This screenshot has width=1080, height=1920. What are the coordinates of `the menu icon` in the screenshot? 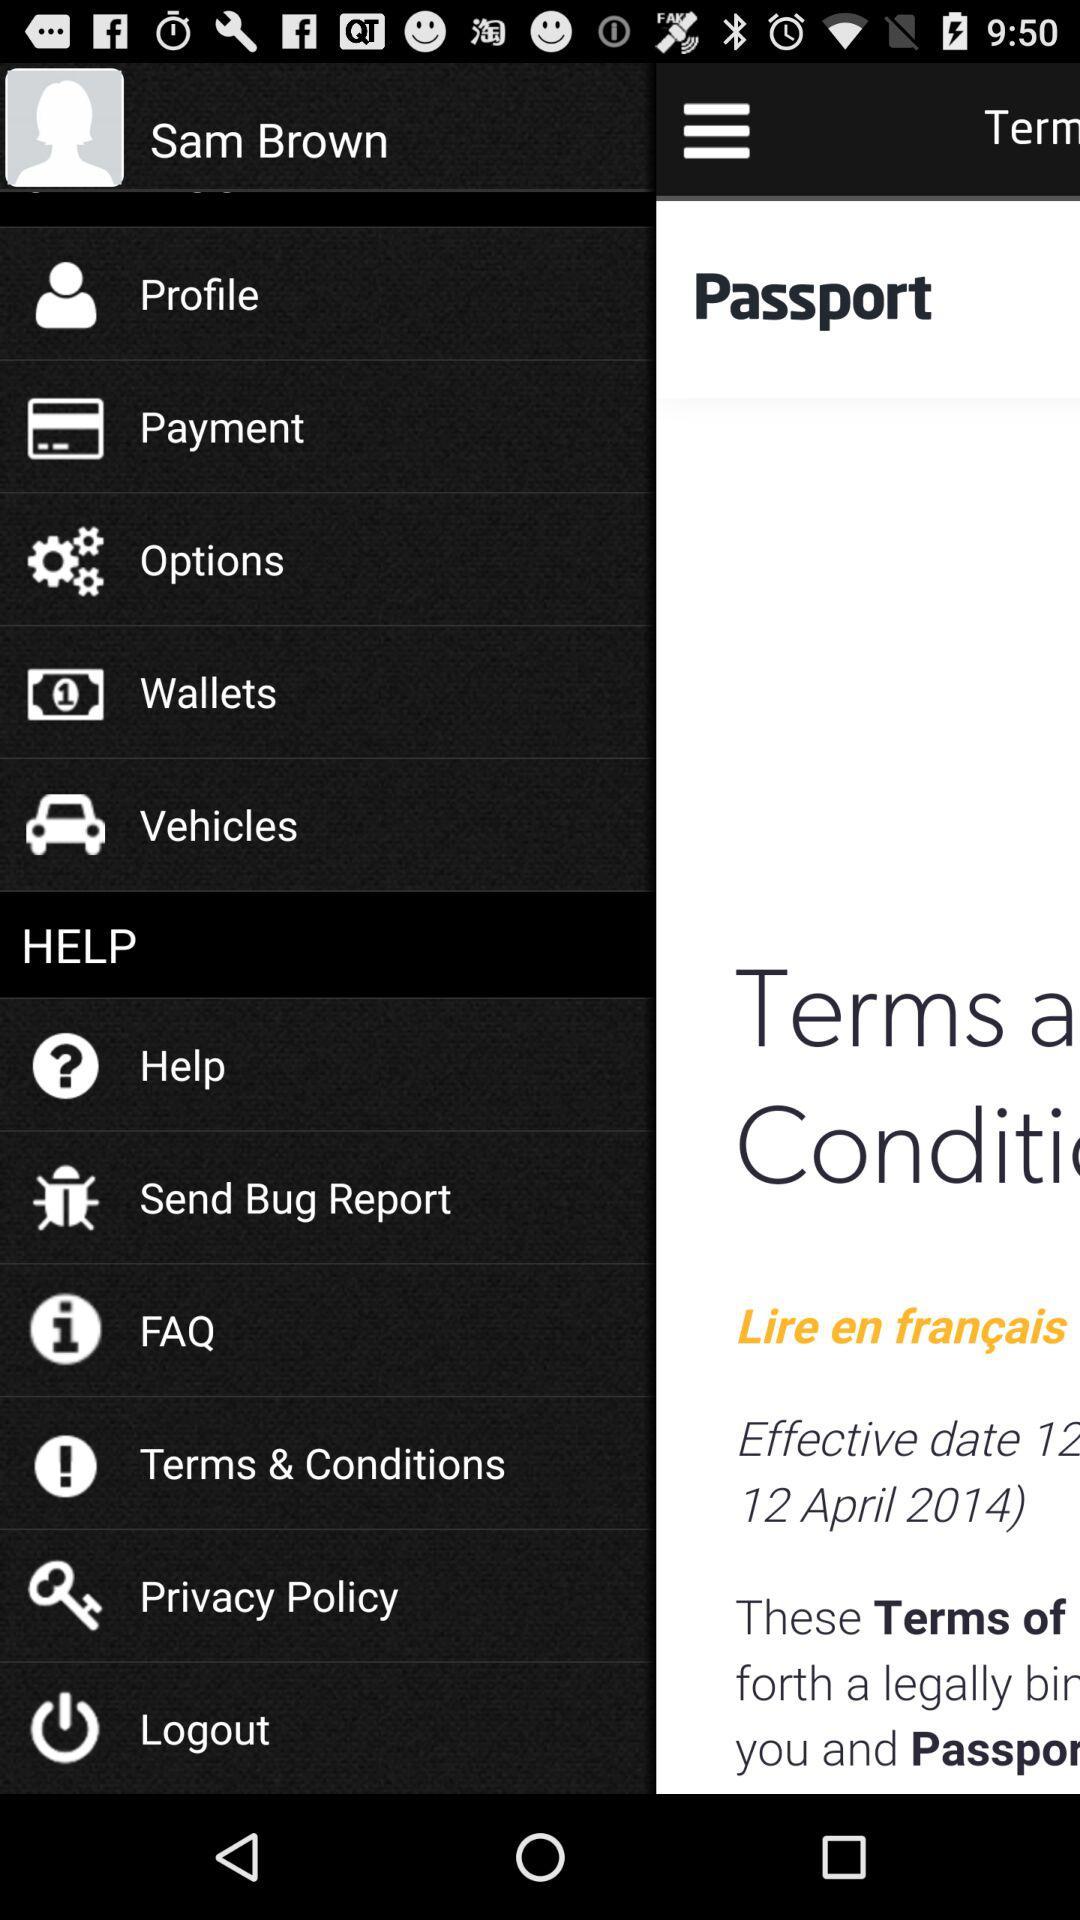 It's located at (715, 137).